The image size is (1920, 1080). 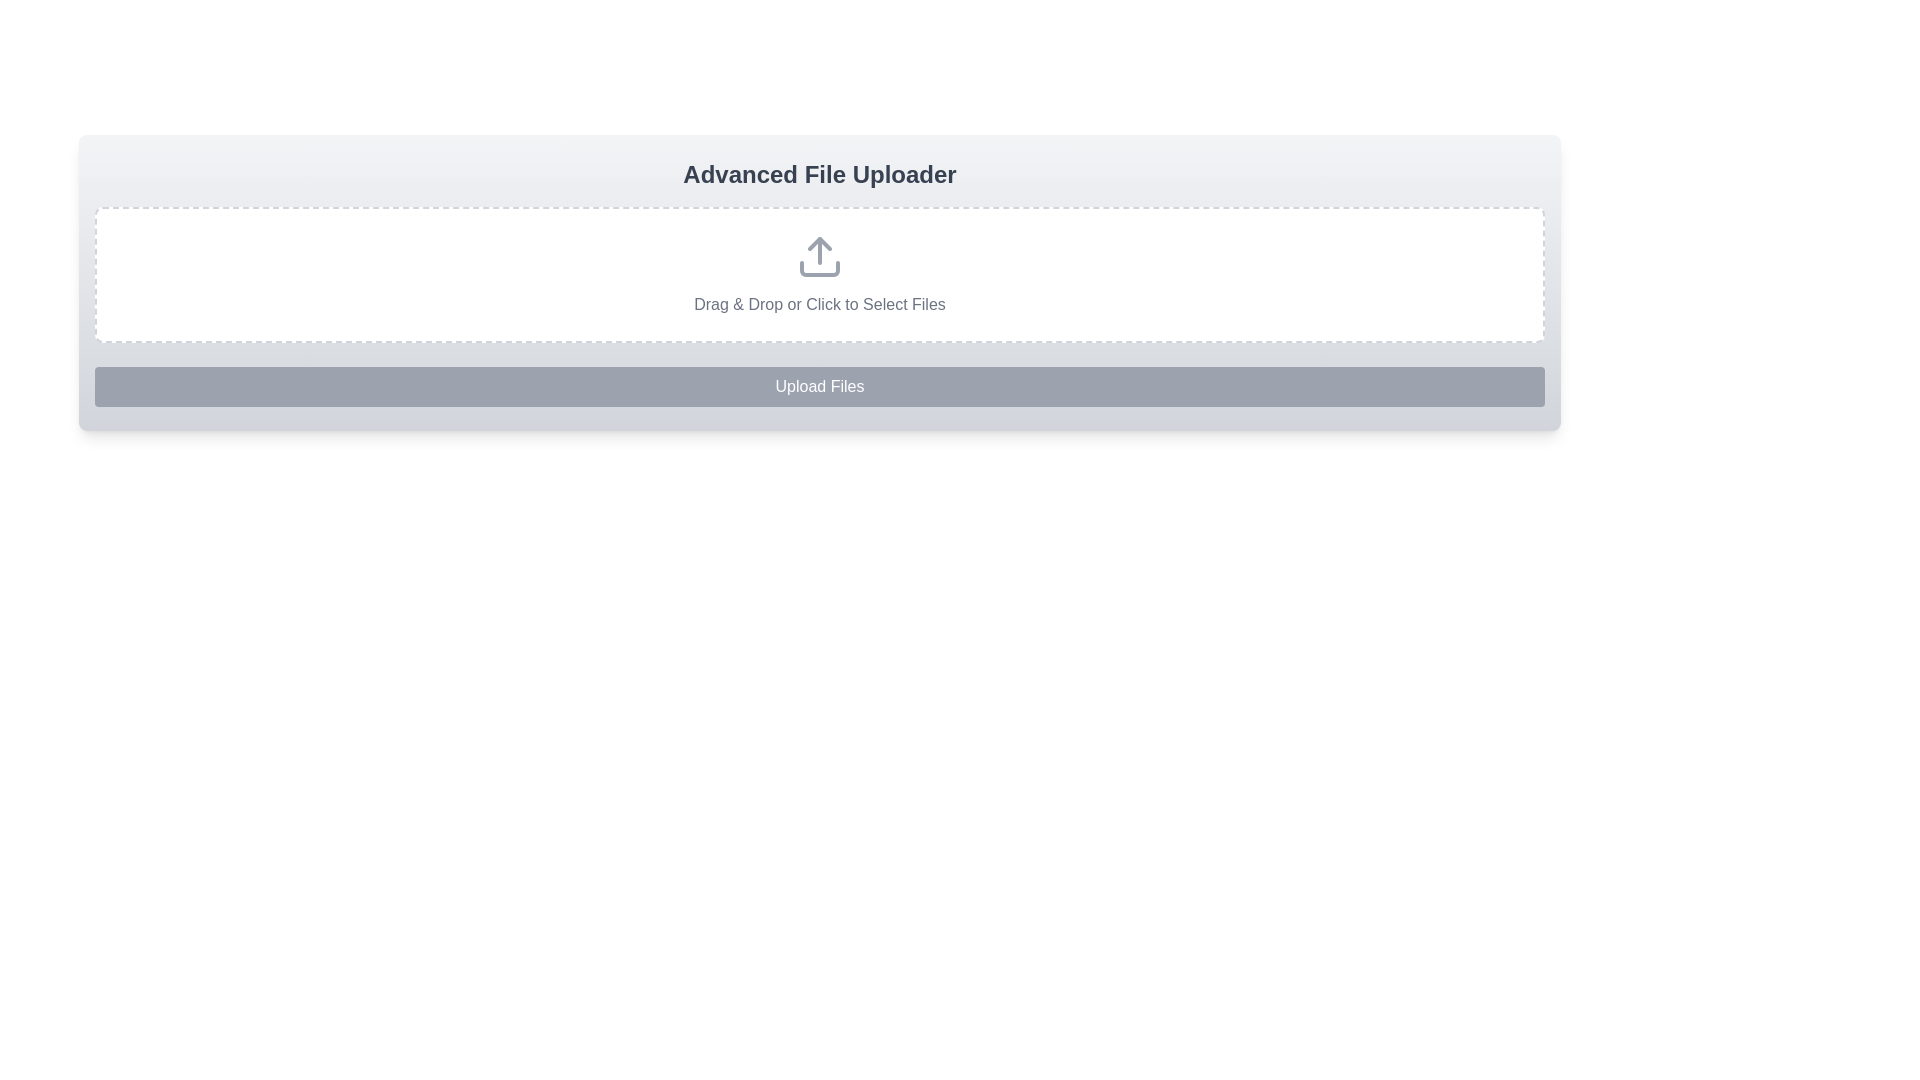 I want to click on the text label that says 'Drag & Drop or Click to Select Files', which is styled in gray and located within a dashed border area under an upload icon and above the 'Upload Files' button, so click(x=820, y=304).